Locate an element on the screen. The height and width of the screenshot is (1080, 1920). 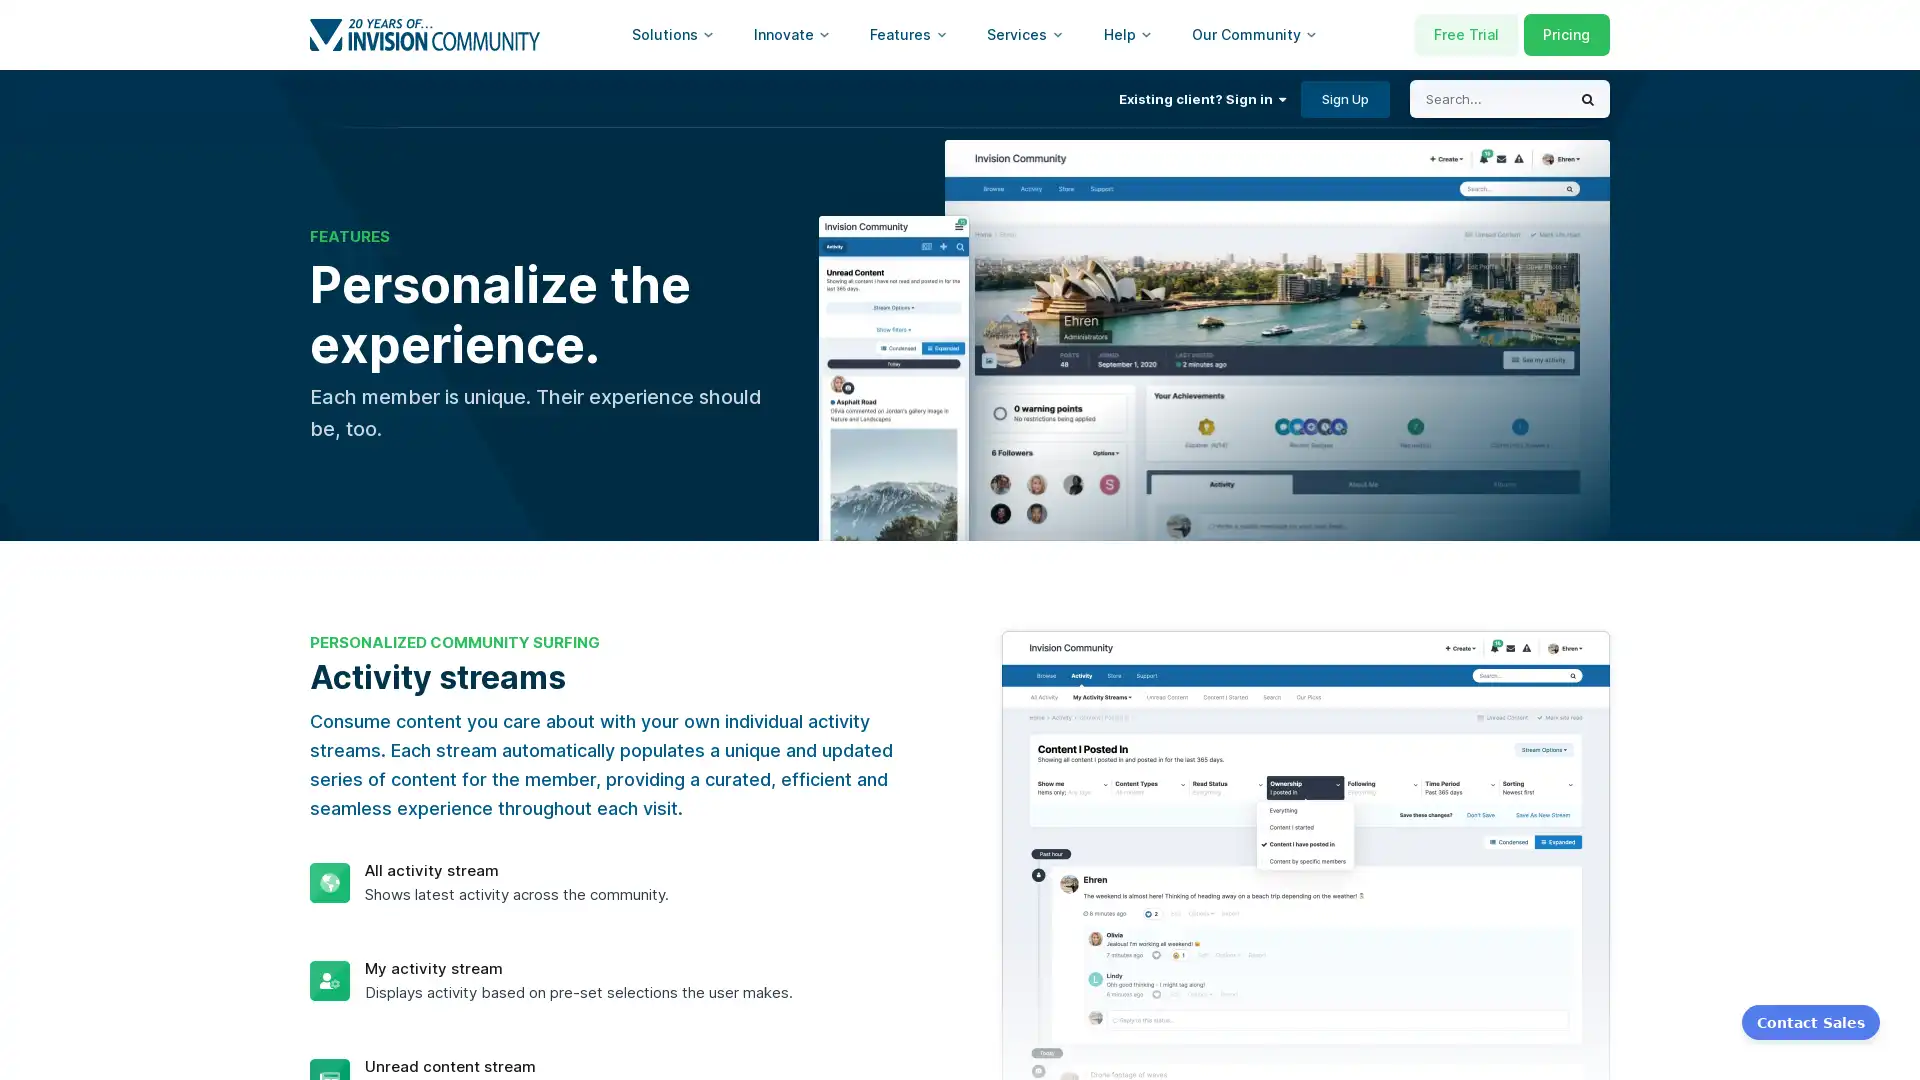
Features is located at coordinates (907, 34).